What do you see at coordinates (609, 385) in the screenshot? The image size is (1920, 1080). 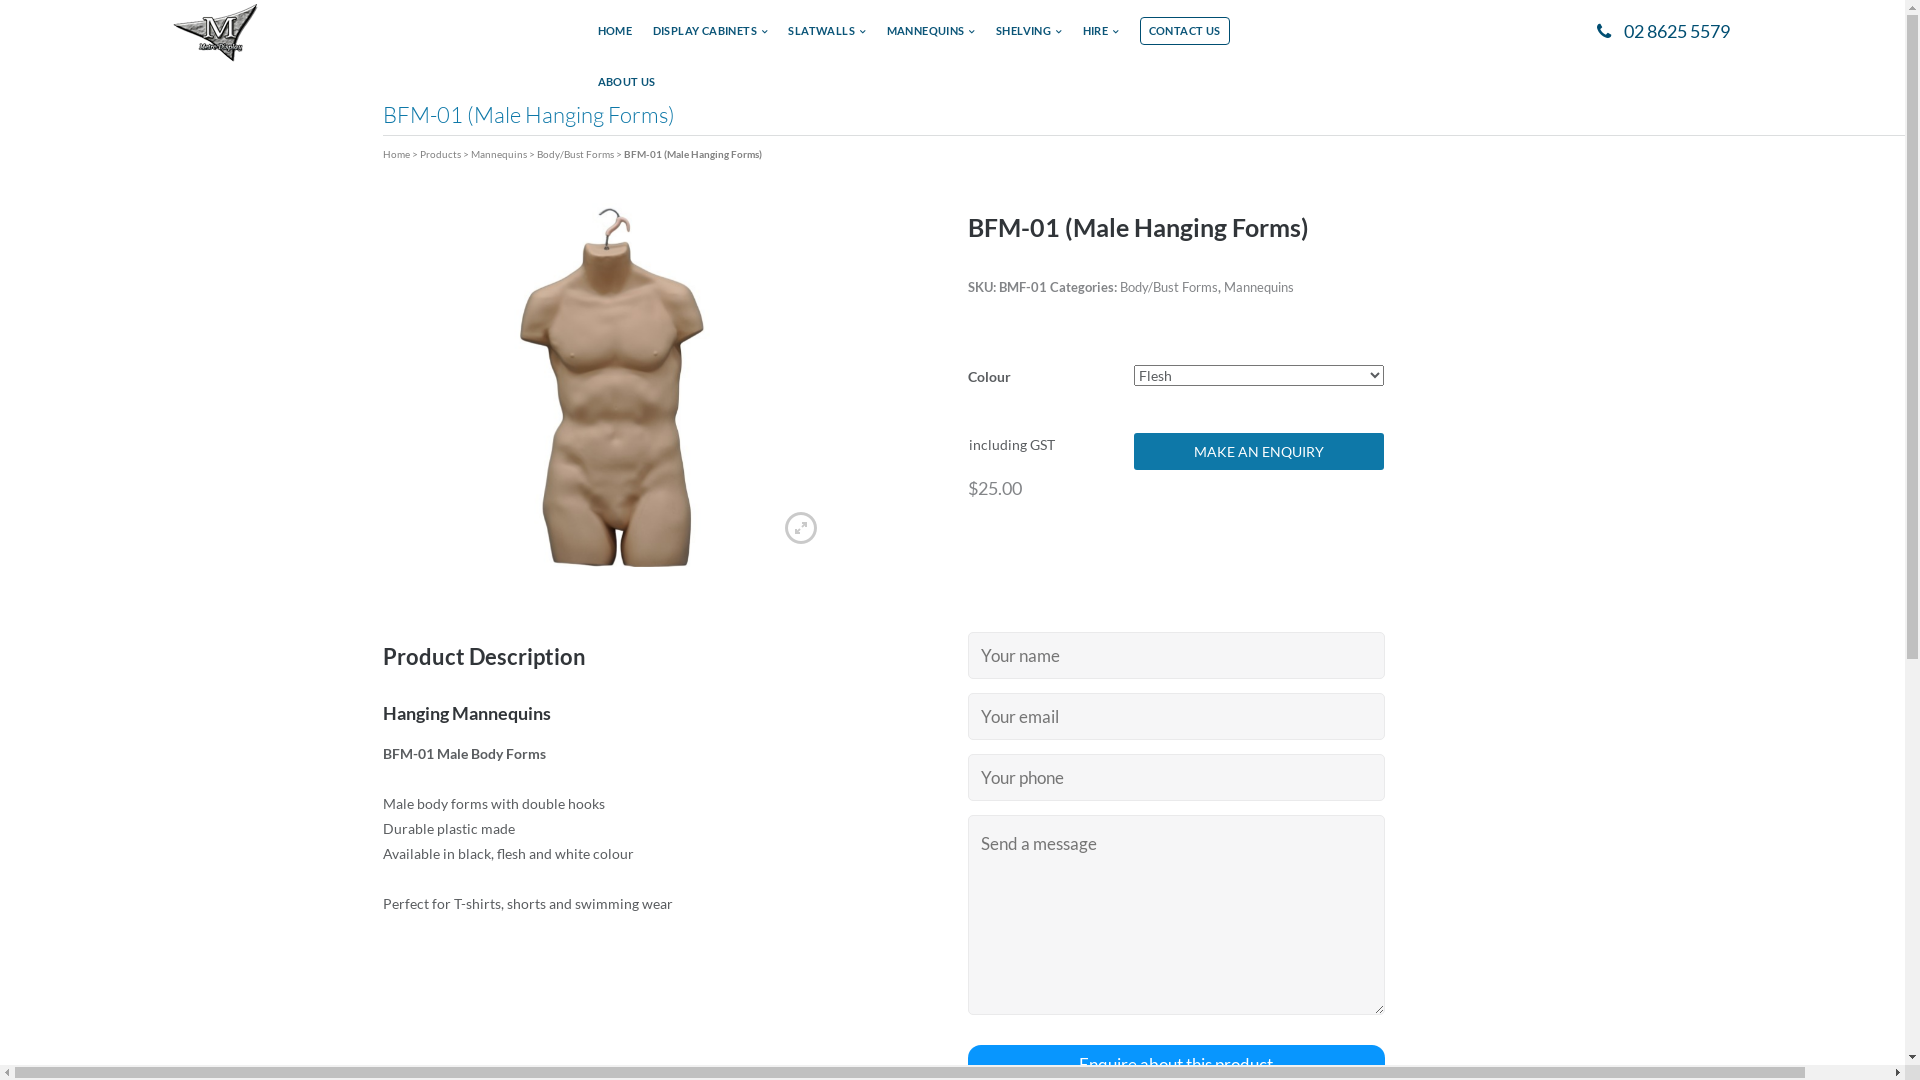 I see `'BFM-01s_Largejpg'` at bounding box center [609, 385].